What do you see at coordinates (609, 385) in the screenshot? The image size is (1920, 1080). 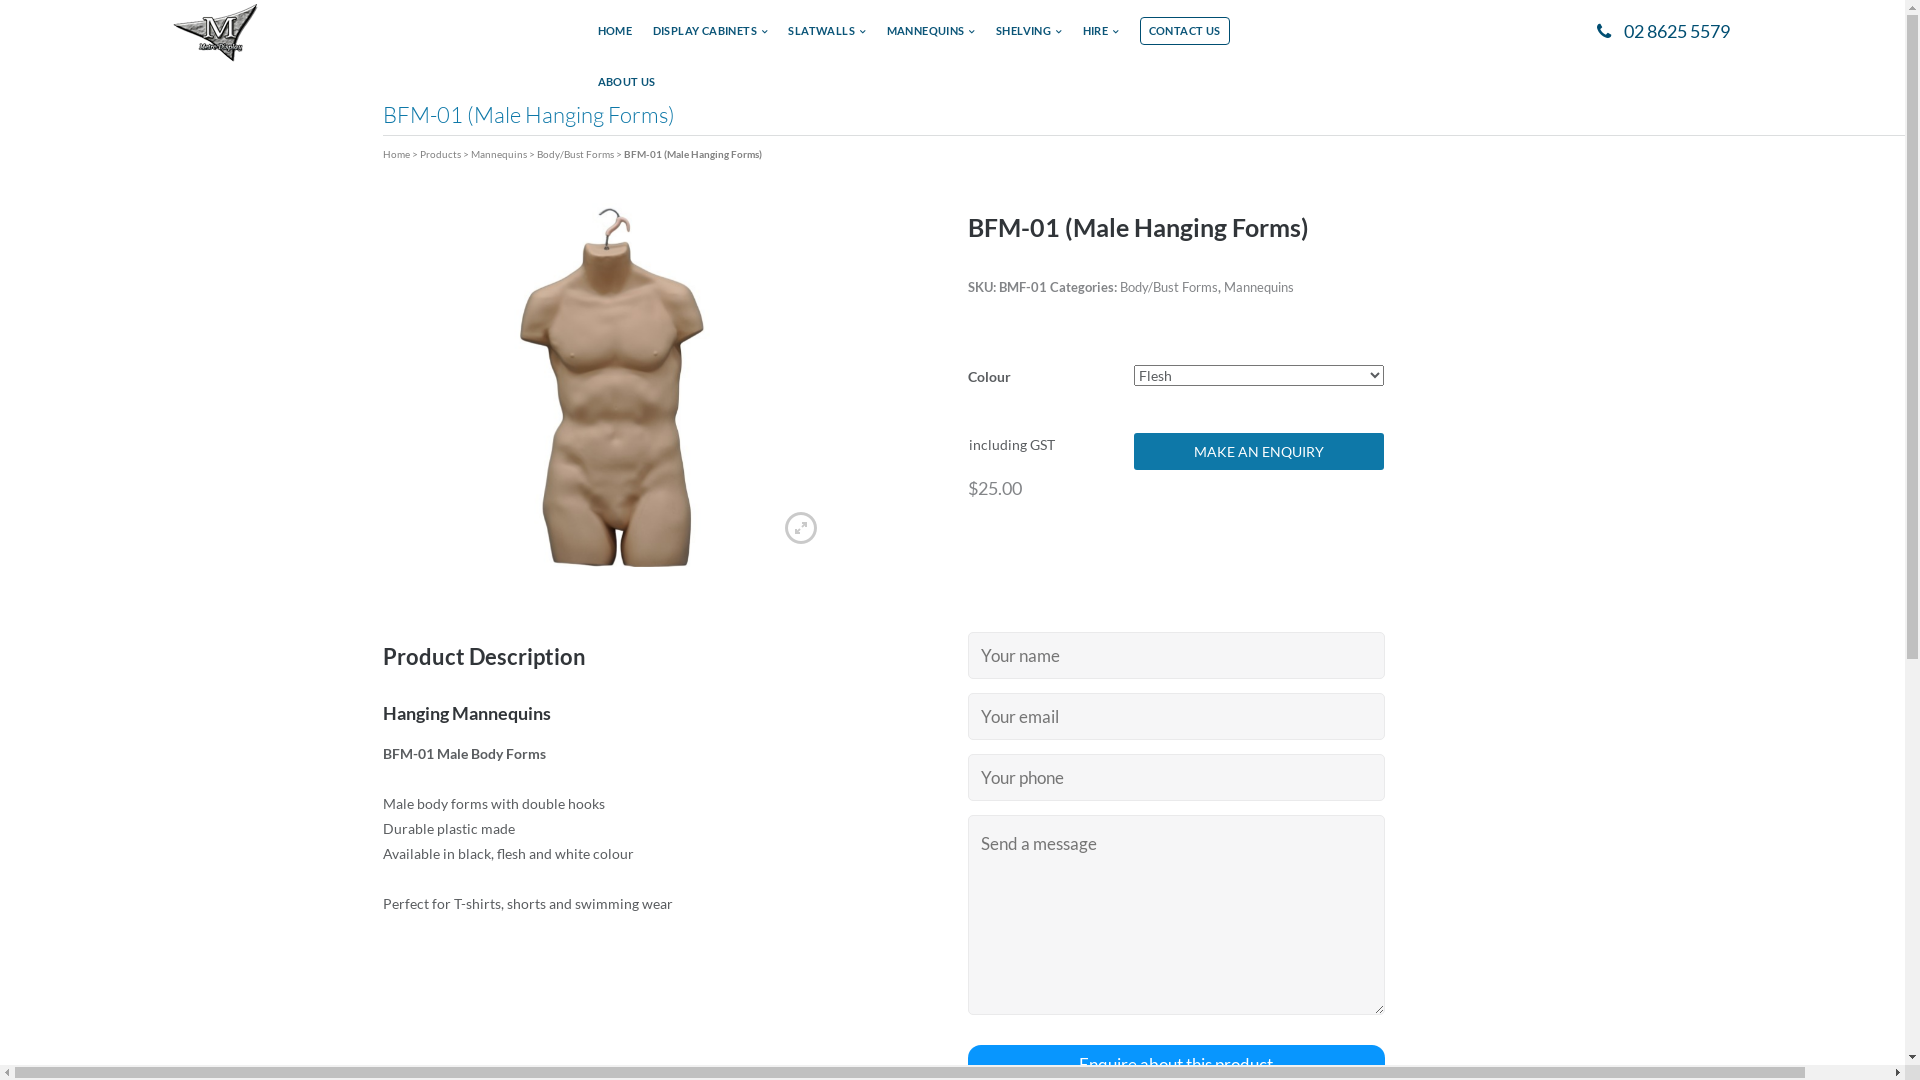 I see `'BFM-01s_Largejpg'` at bounding box center [609, 385].